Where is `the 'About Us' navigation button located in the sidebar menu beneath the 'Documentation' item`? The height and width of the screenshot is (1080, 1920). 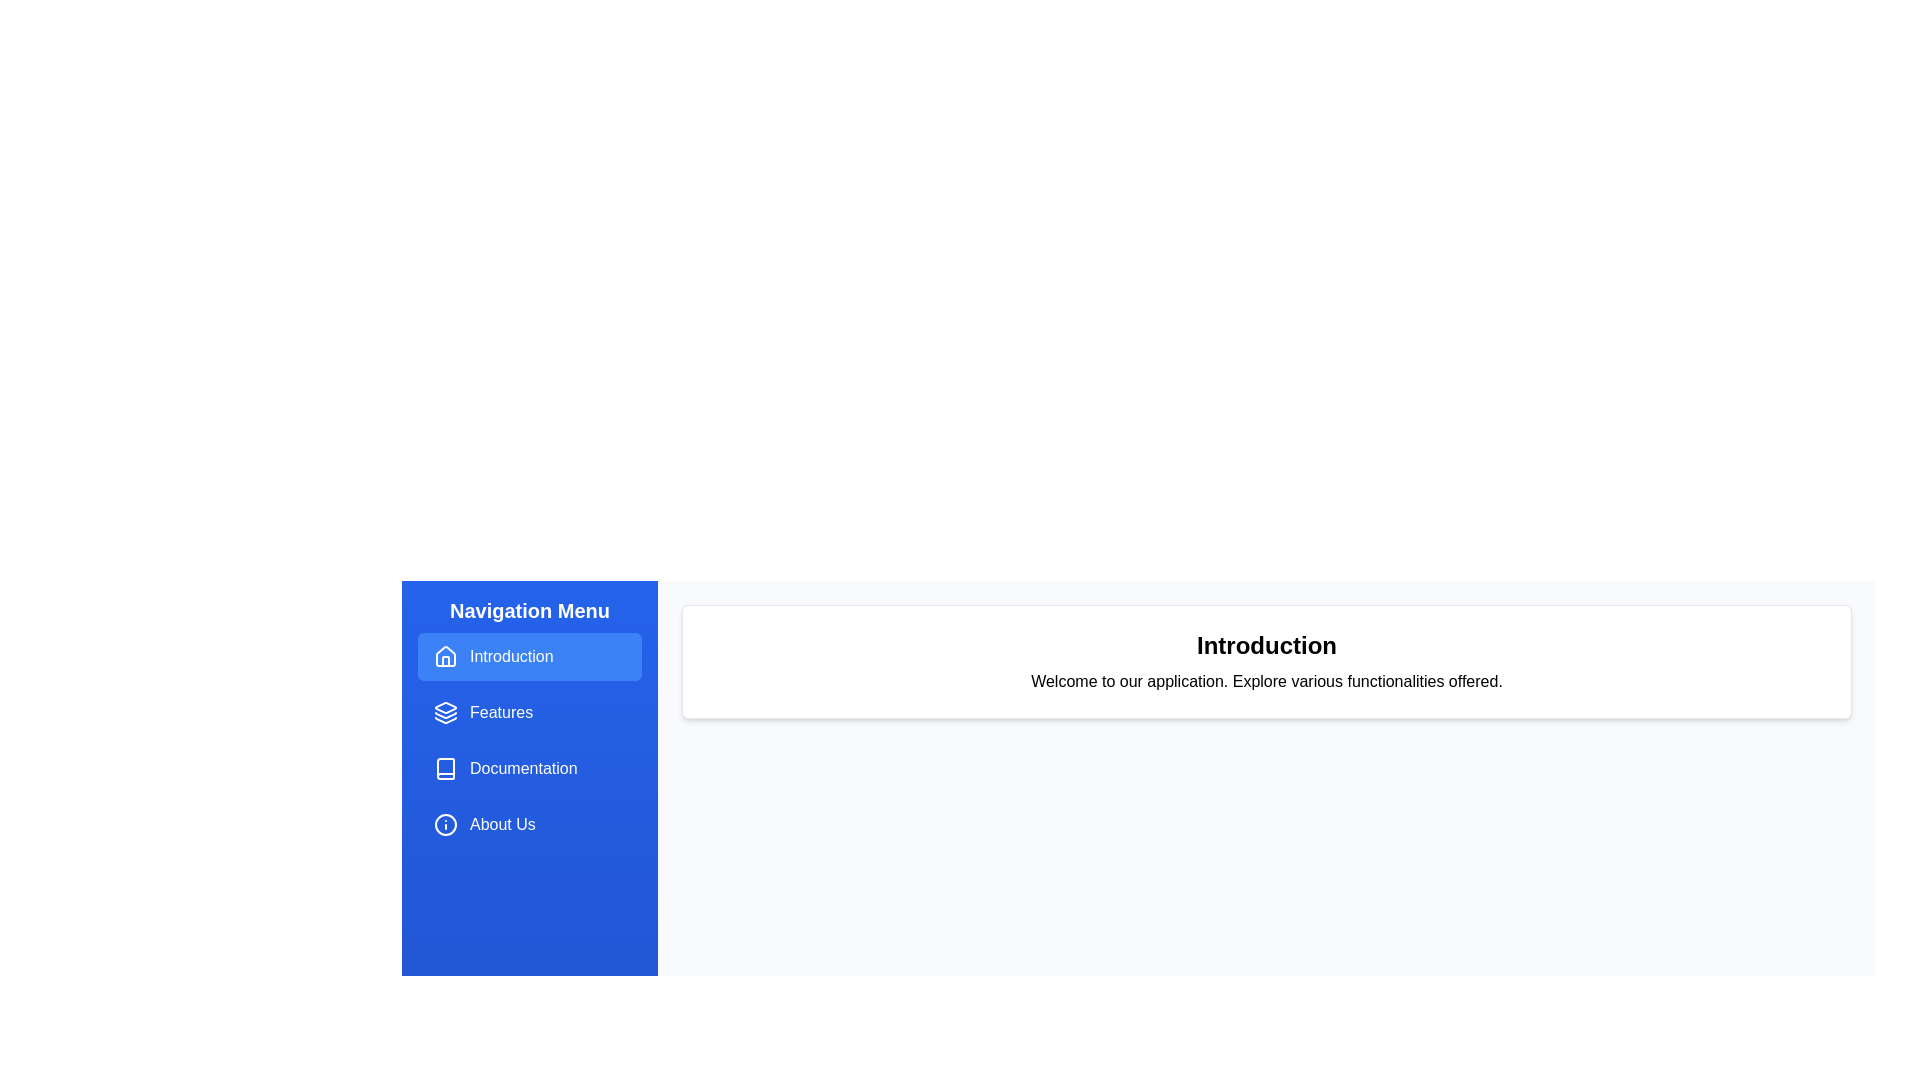 the 'About Us' navigation button located in the sidebar menu beneath the 'Documentation' item is located at coordinates (529, 825).